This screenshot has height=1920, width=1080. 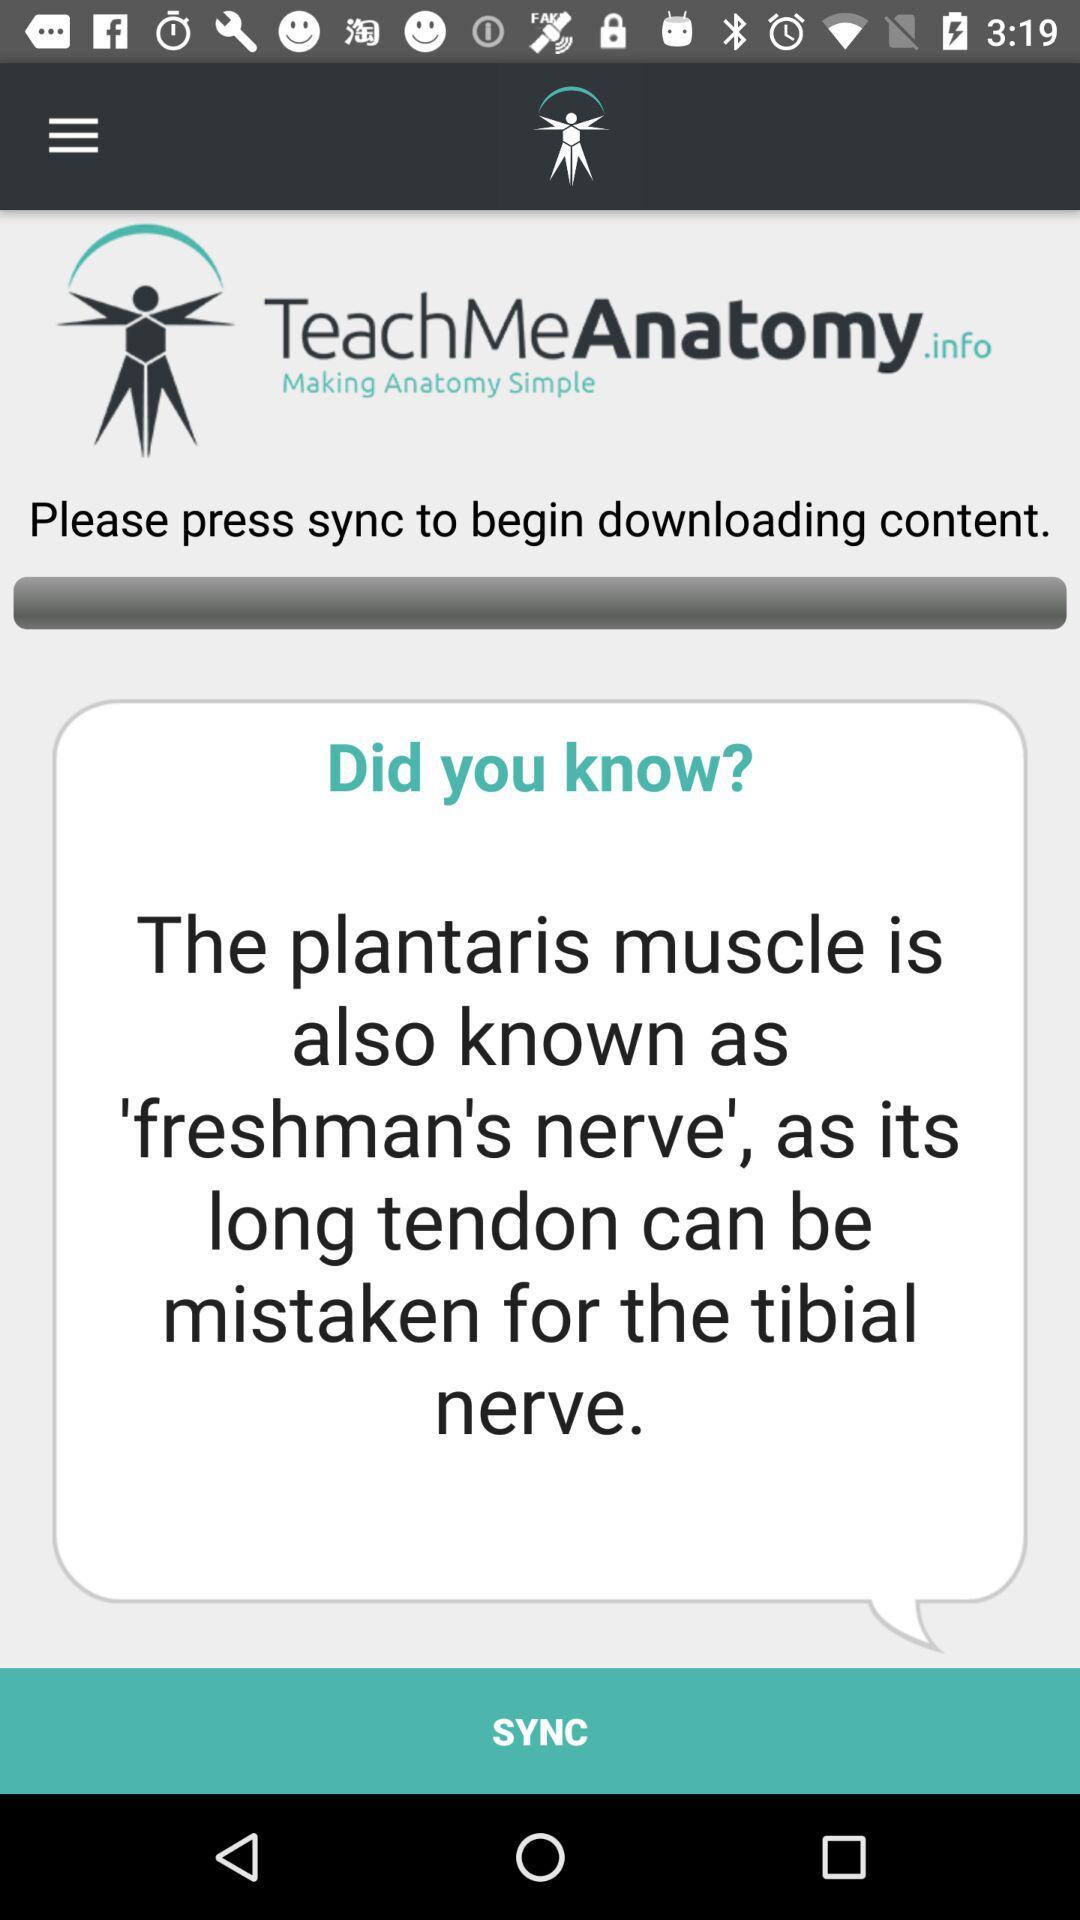 What do you see at coordinates (72, 135) in the screenshot?
I see `item at the top left corner` at bounding box center [72, 135].